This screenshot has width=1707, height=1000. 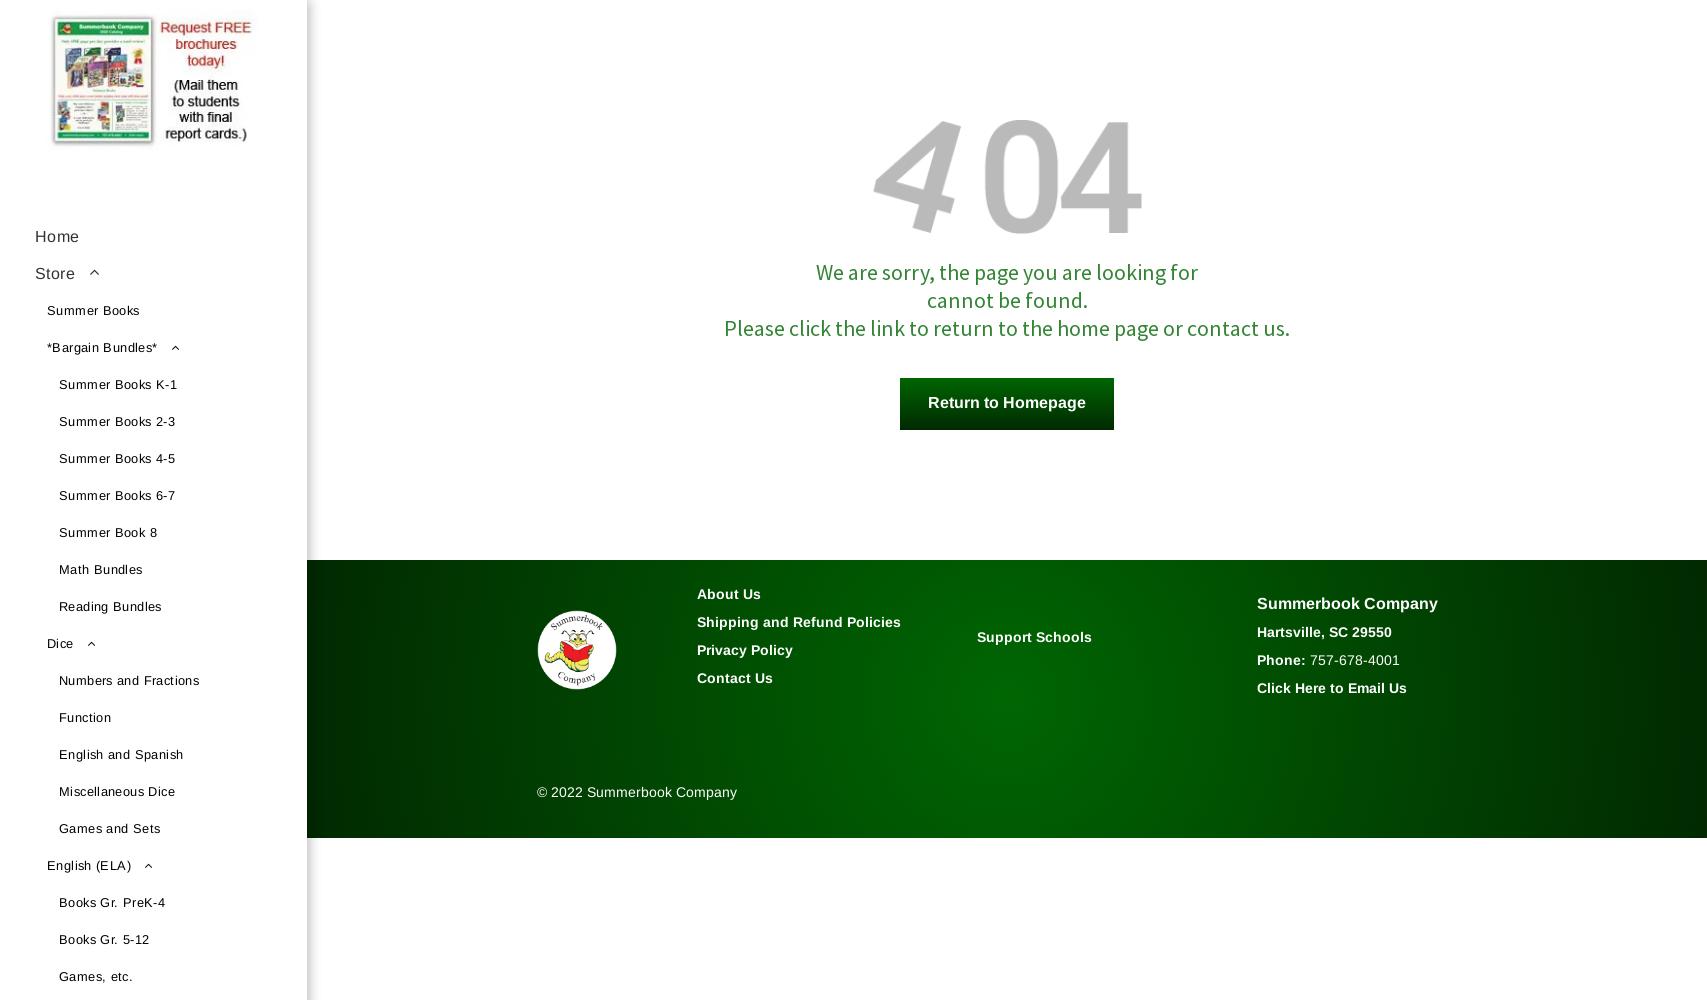 I want to click on 'Books Gr. PreK-4', so click(x=59, y=902).